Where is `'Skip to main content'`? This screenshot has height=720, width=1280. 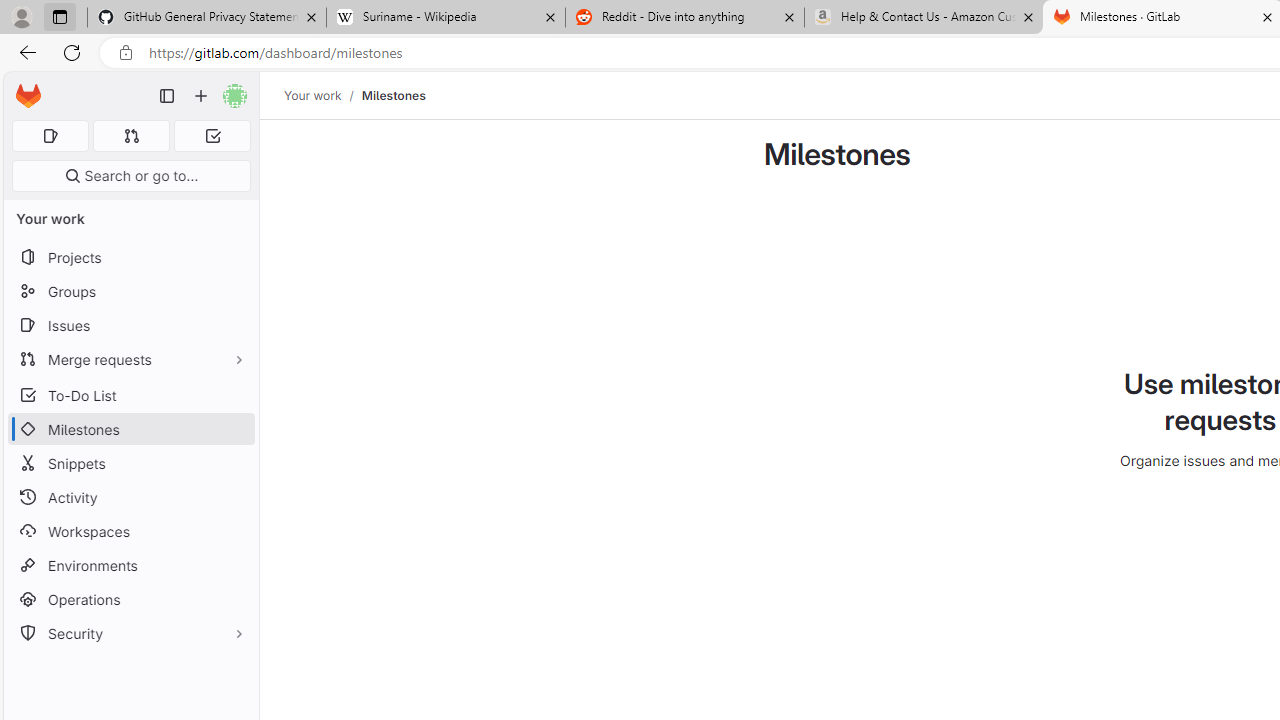
'Skip to main content' is located at coordinates (23, 86).